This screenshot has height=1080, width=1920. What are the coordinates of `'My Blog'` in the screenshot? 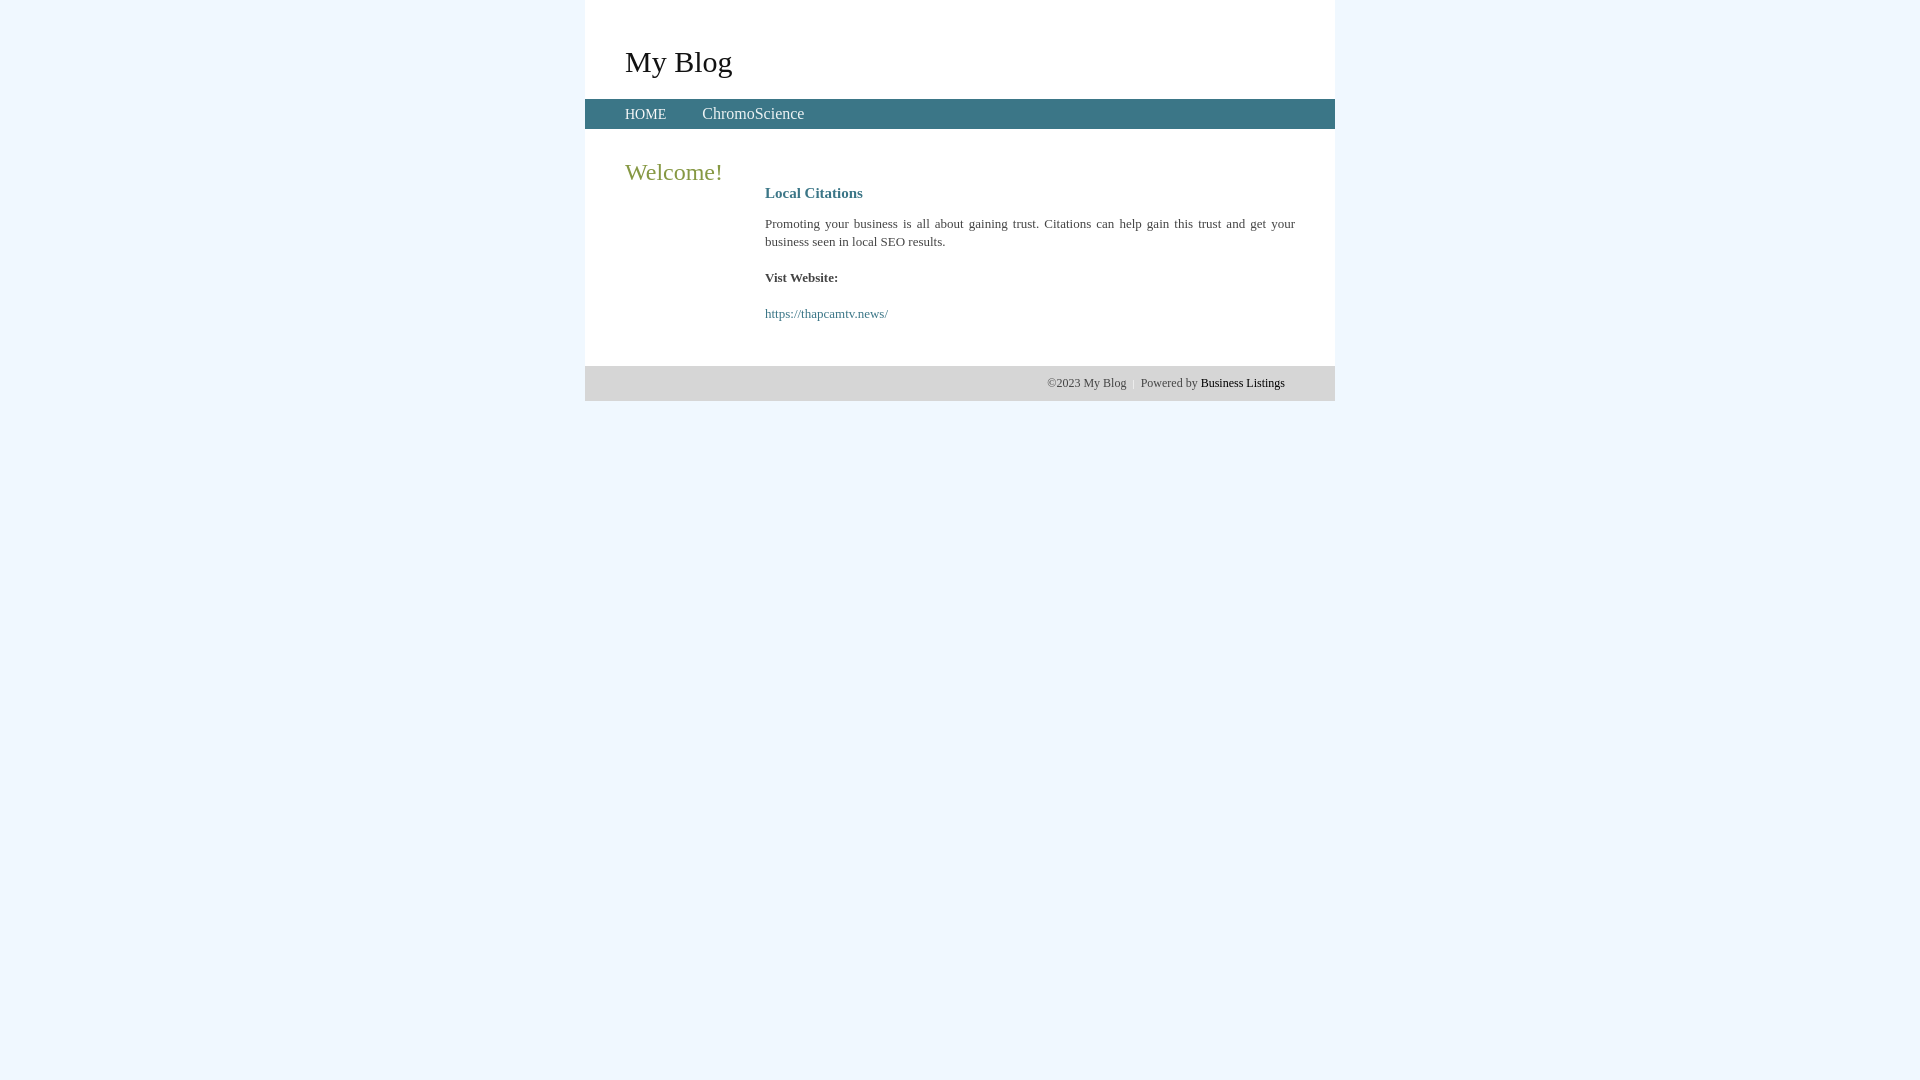 It's located at (678, 60).